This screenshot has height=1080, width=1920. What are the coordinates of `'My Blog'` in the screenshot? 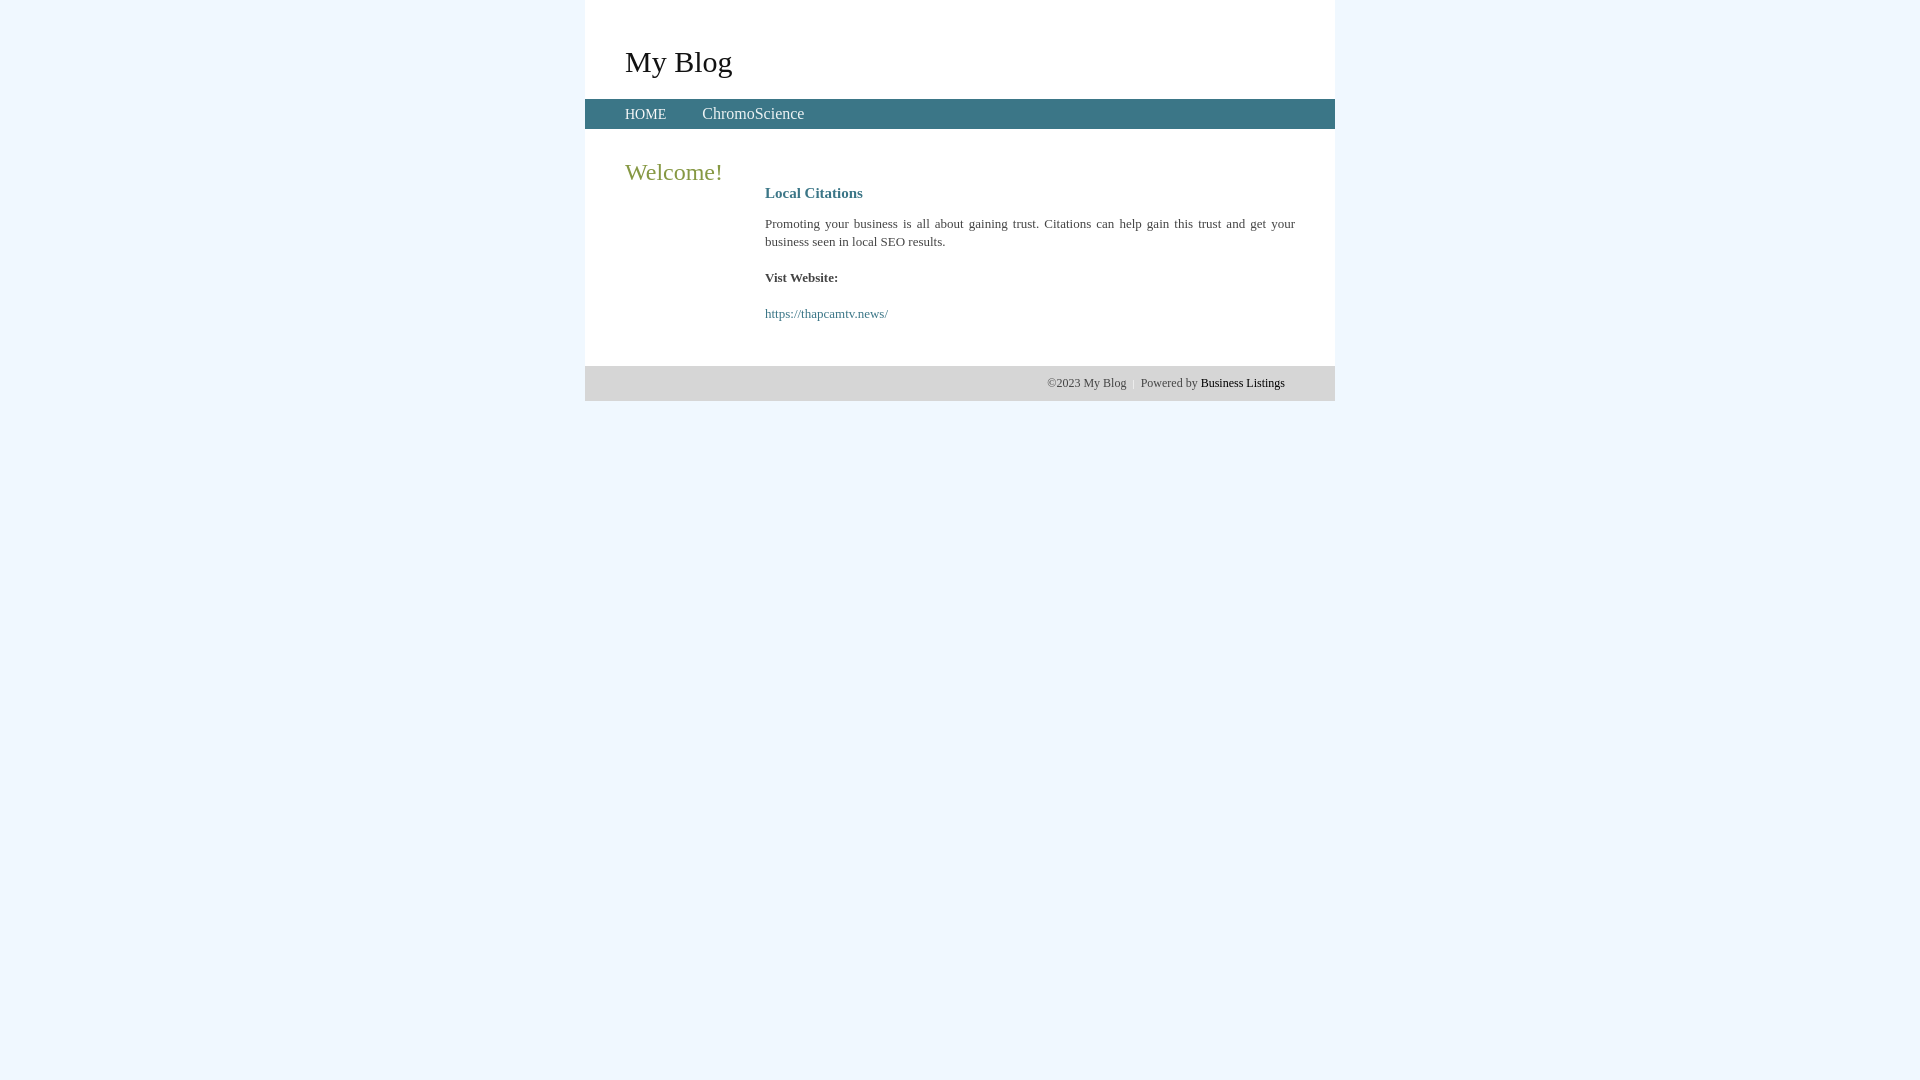 It's located at (678, 60).